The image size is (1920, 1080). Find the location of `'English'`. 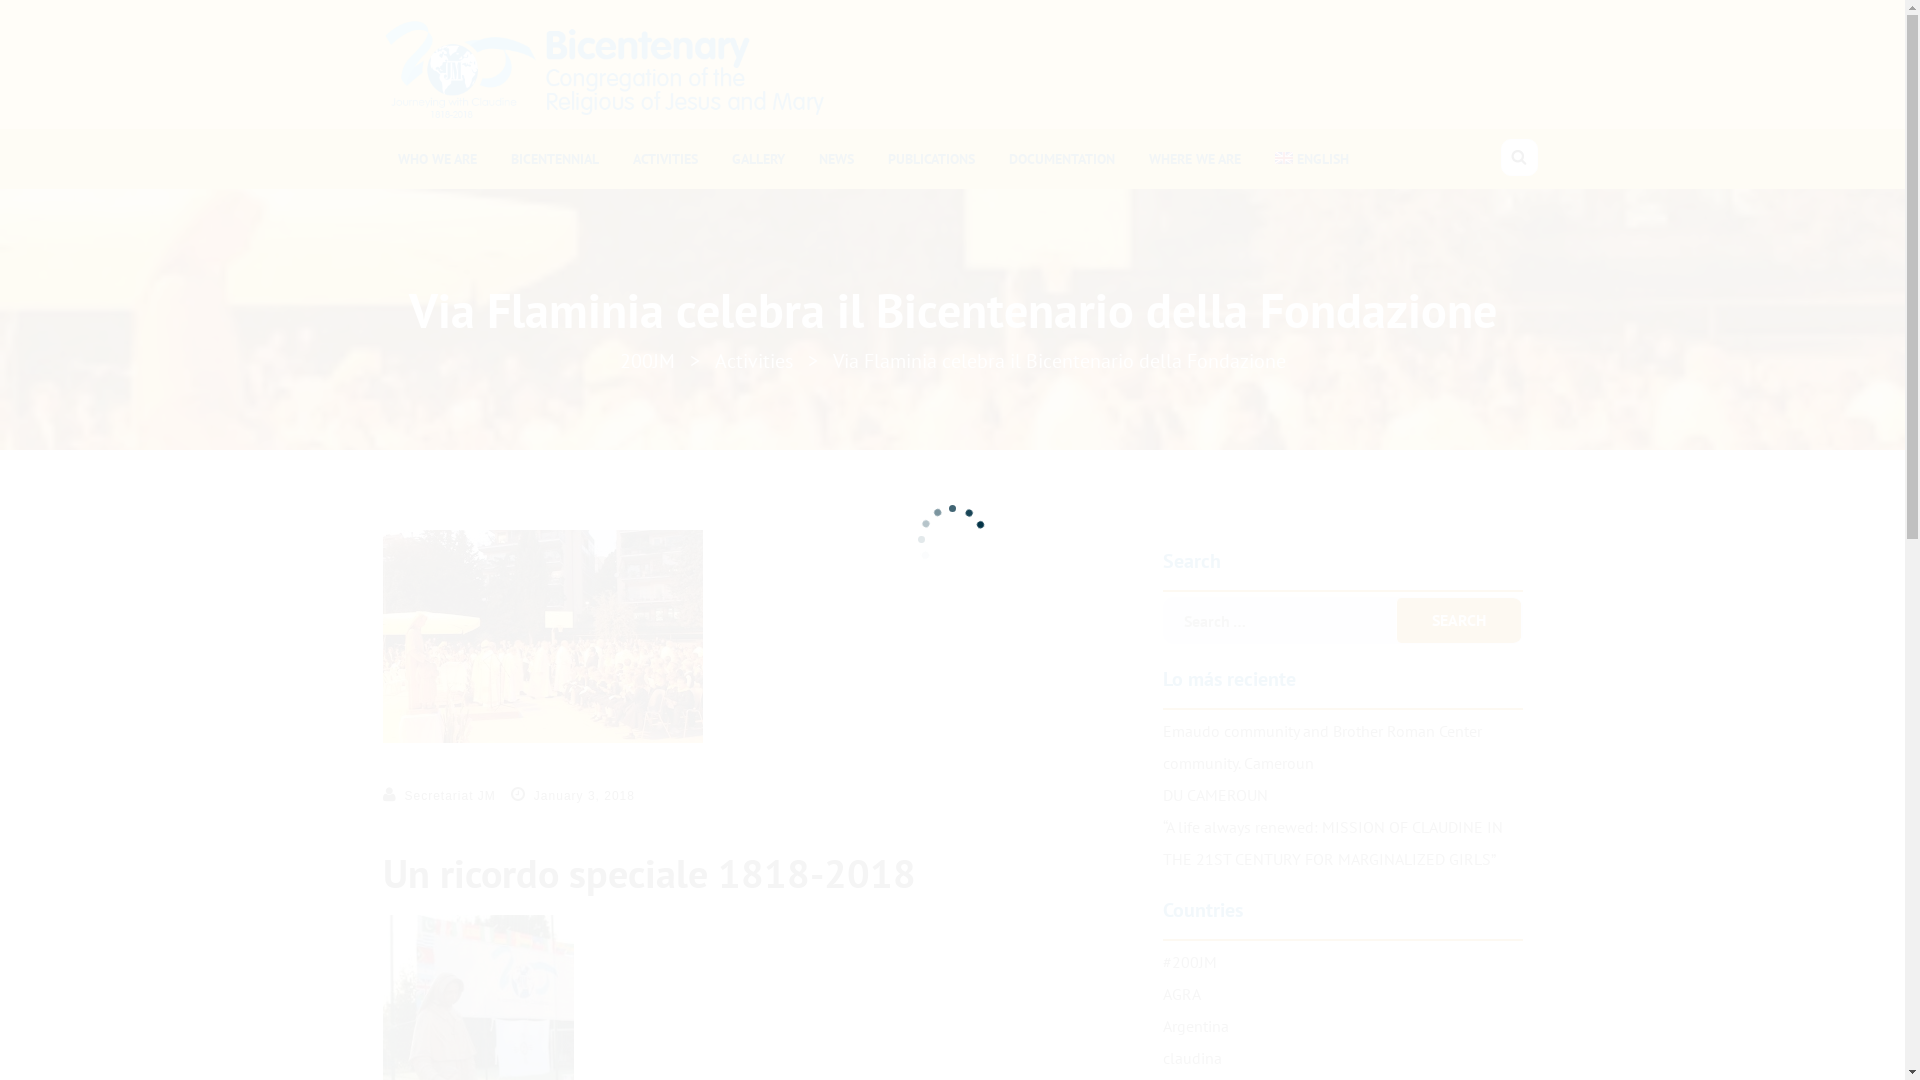

'English' is located at coordinates (1282, 157).